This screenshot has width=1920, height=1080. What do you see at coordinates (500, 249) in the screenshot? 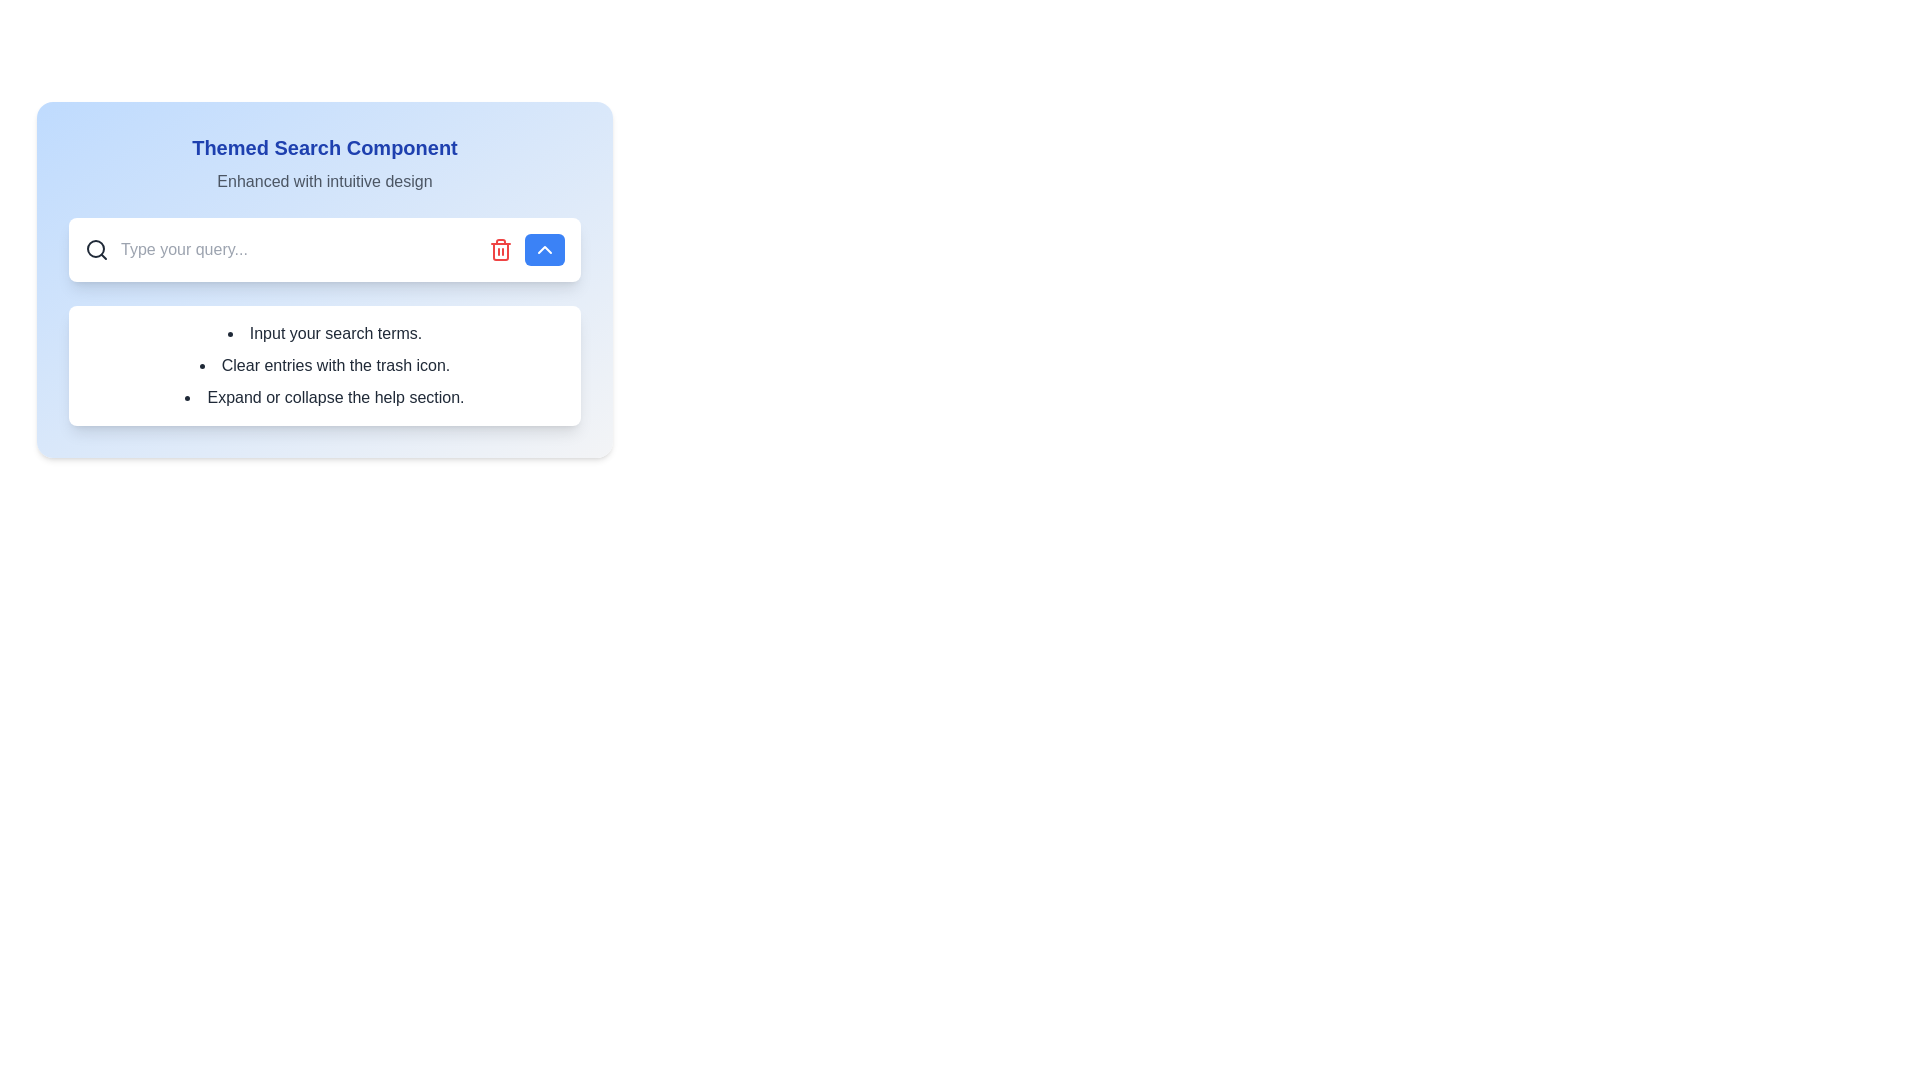
I see `the red trash icon button located at the right side of the white search bar` at bounding box center [500, 249].